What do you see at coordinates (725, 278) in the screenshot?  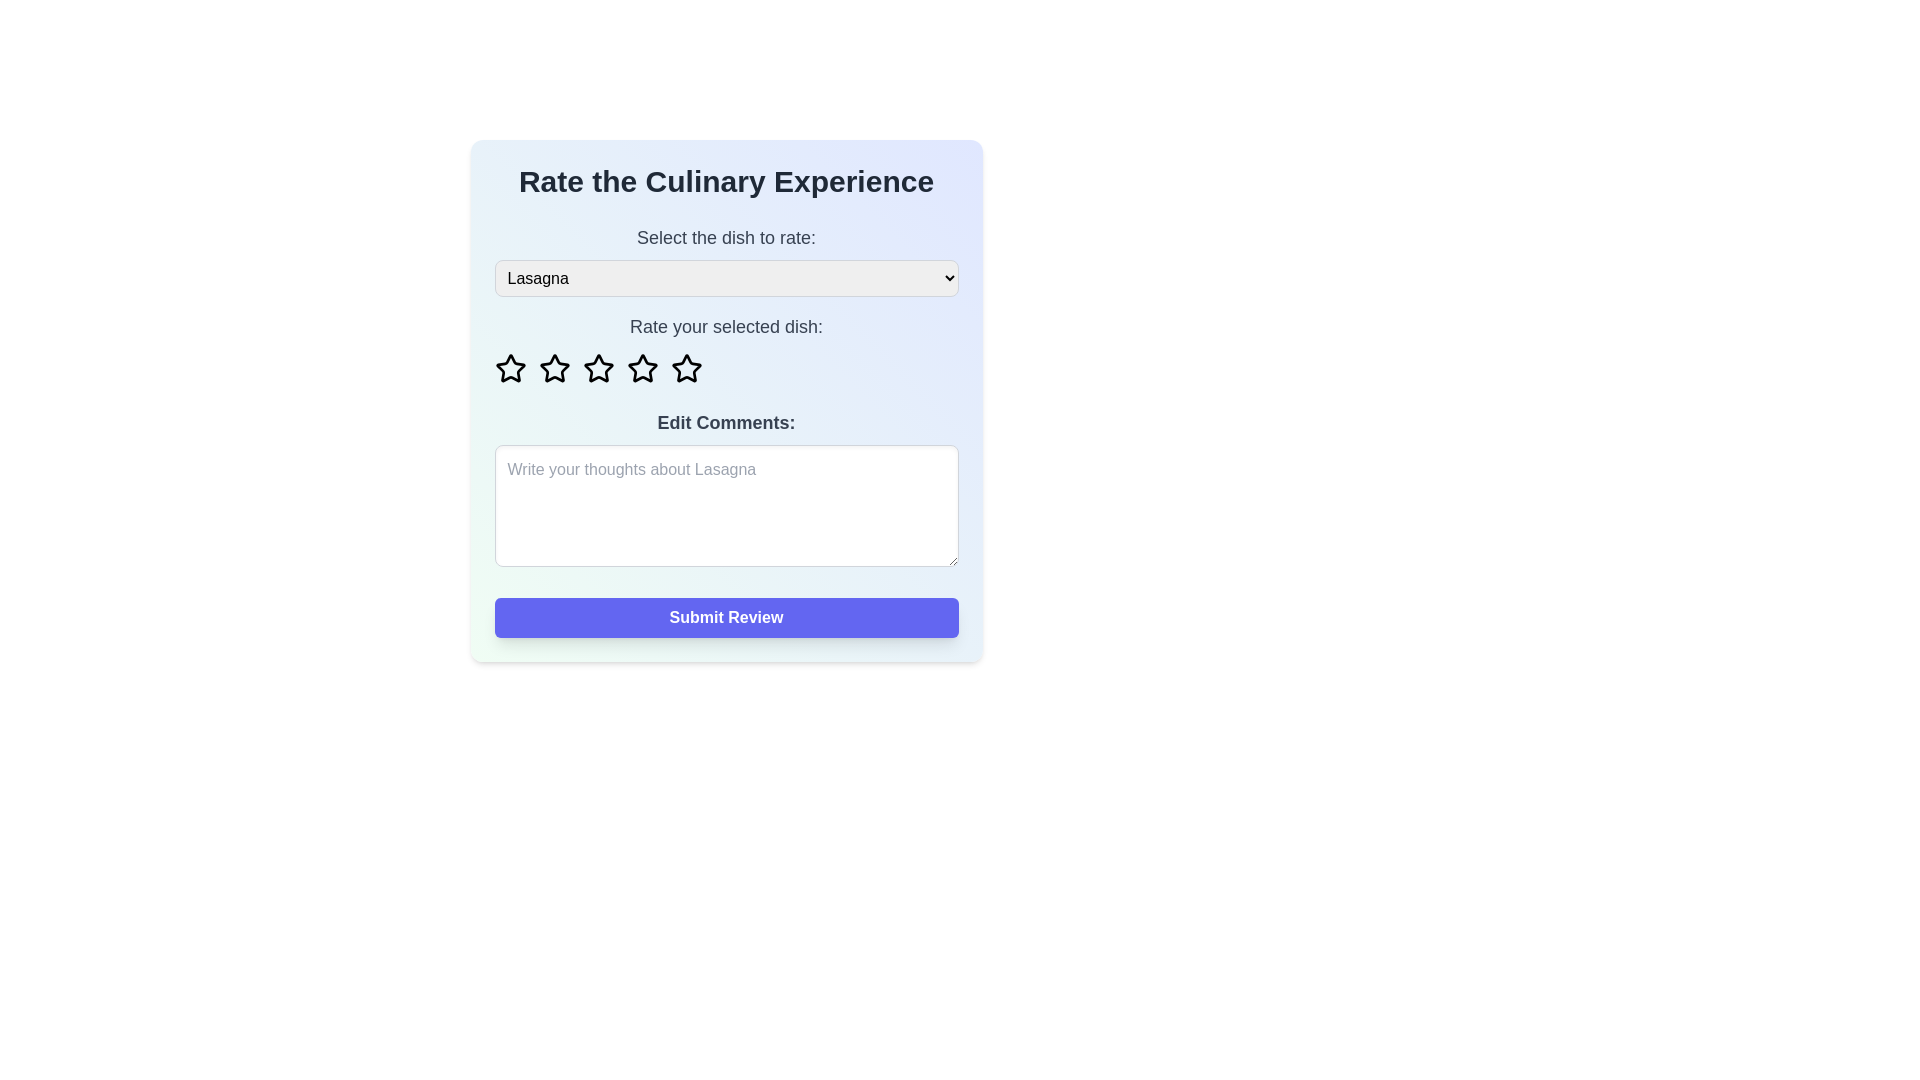 I see `an option from the dropdown menu that currently displays 'Lasagna', which is styled with a light gray border and rounded rectangle shape, positioned below the heading 'Select the dish to rate:' and above the rating stars section` at bounding box center [725, 278].